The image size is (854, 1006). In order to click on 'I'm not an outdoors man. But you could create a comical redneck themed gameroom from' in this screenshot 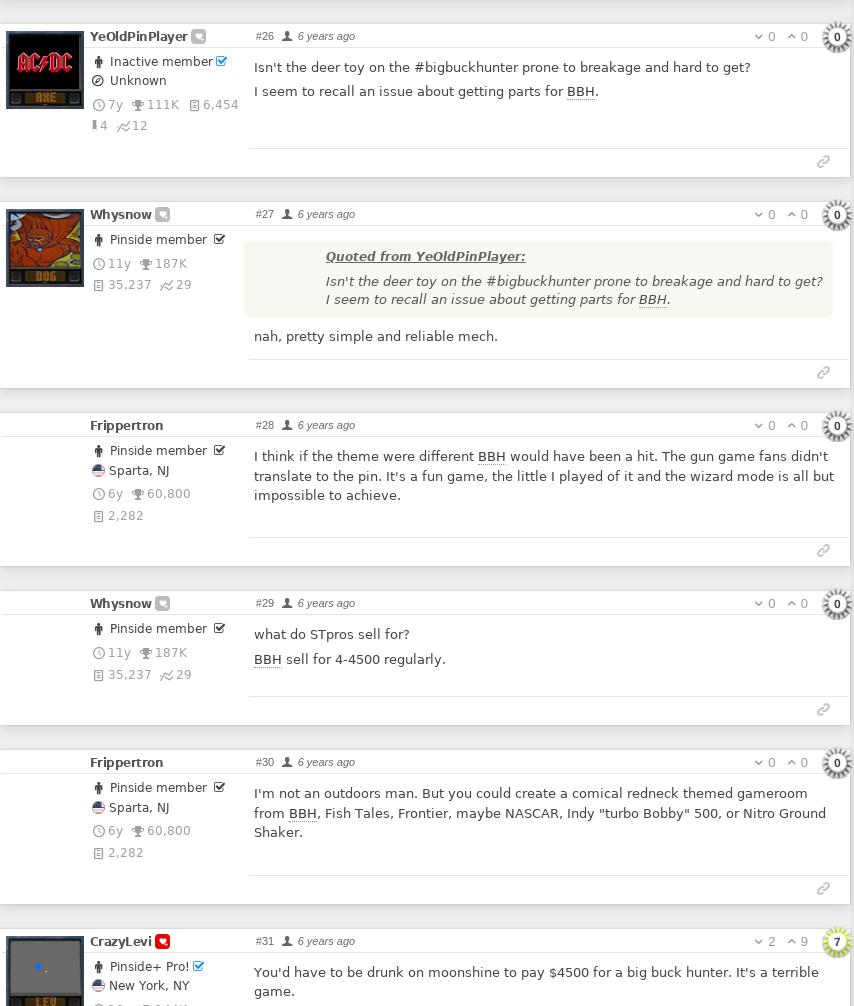, I will do `click(529, 801)`.